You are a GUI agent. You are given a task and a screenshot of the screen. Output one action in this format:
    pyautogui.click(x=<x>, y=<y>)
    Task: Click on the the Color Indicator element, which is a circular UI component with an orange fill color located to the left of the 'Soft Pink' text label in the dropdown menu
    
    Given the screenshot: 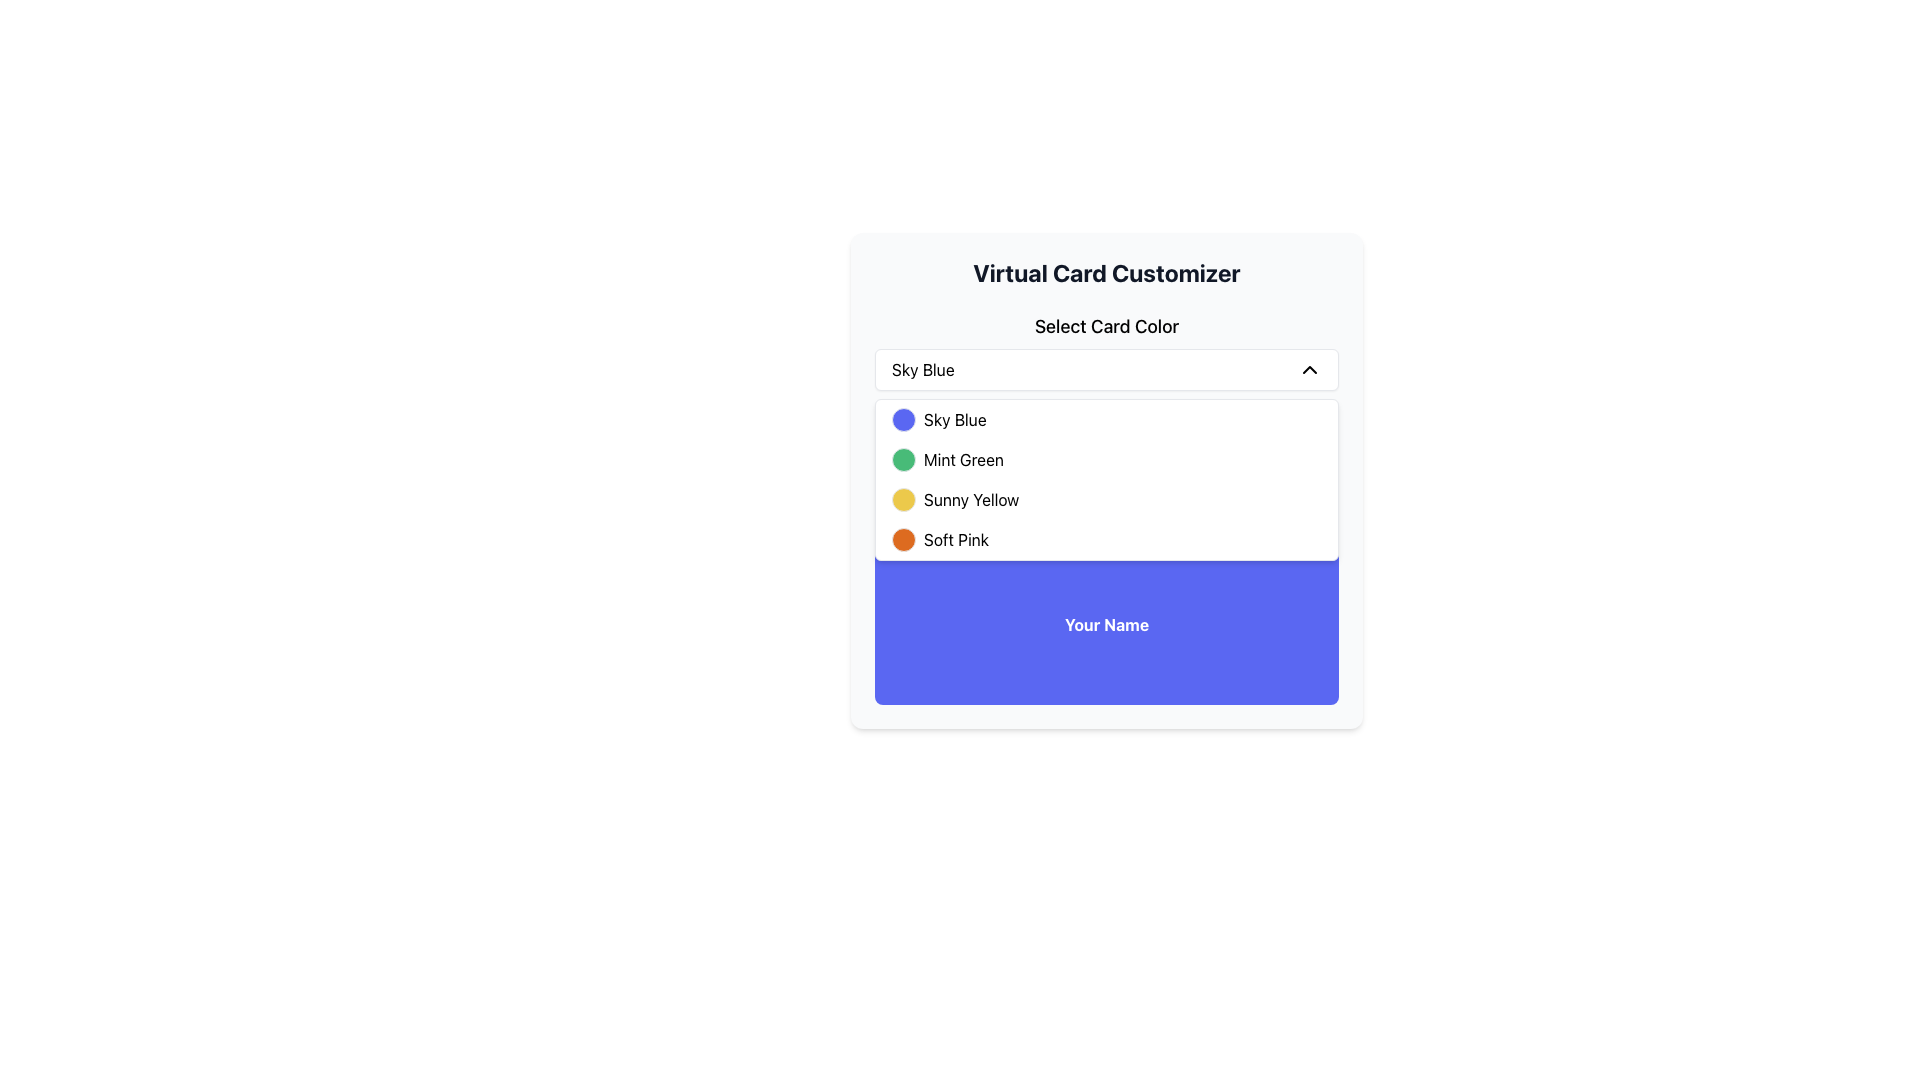 What is the action you would take?
    pyautogui.click(x=902, y=540)
    